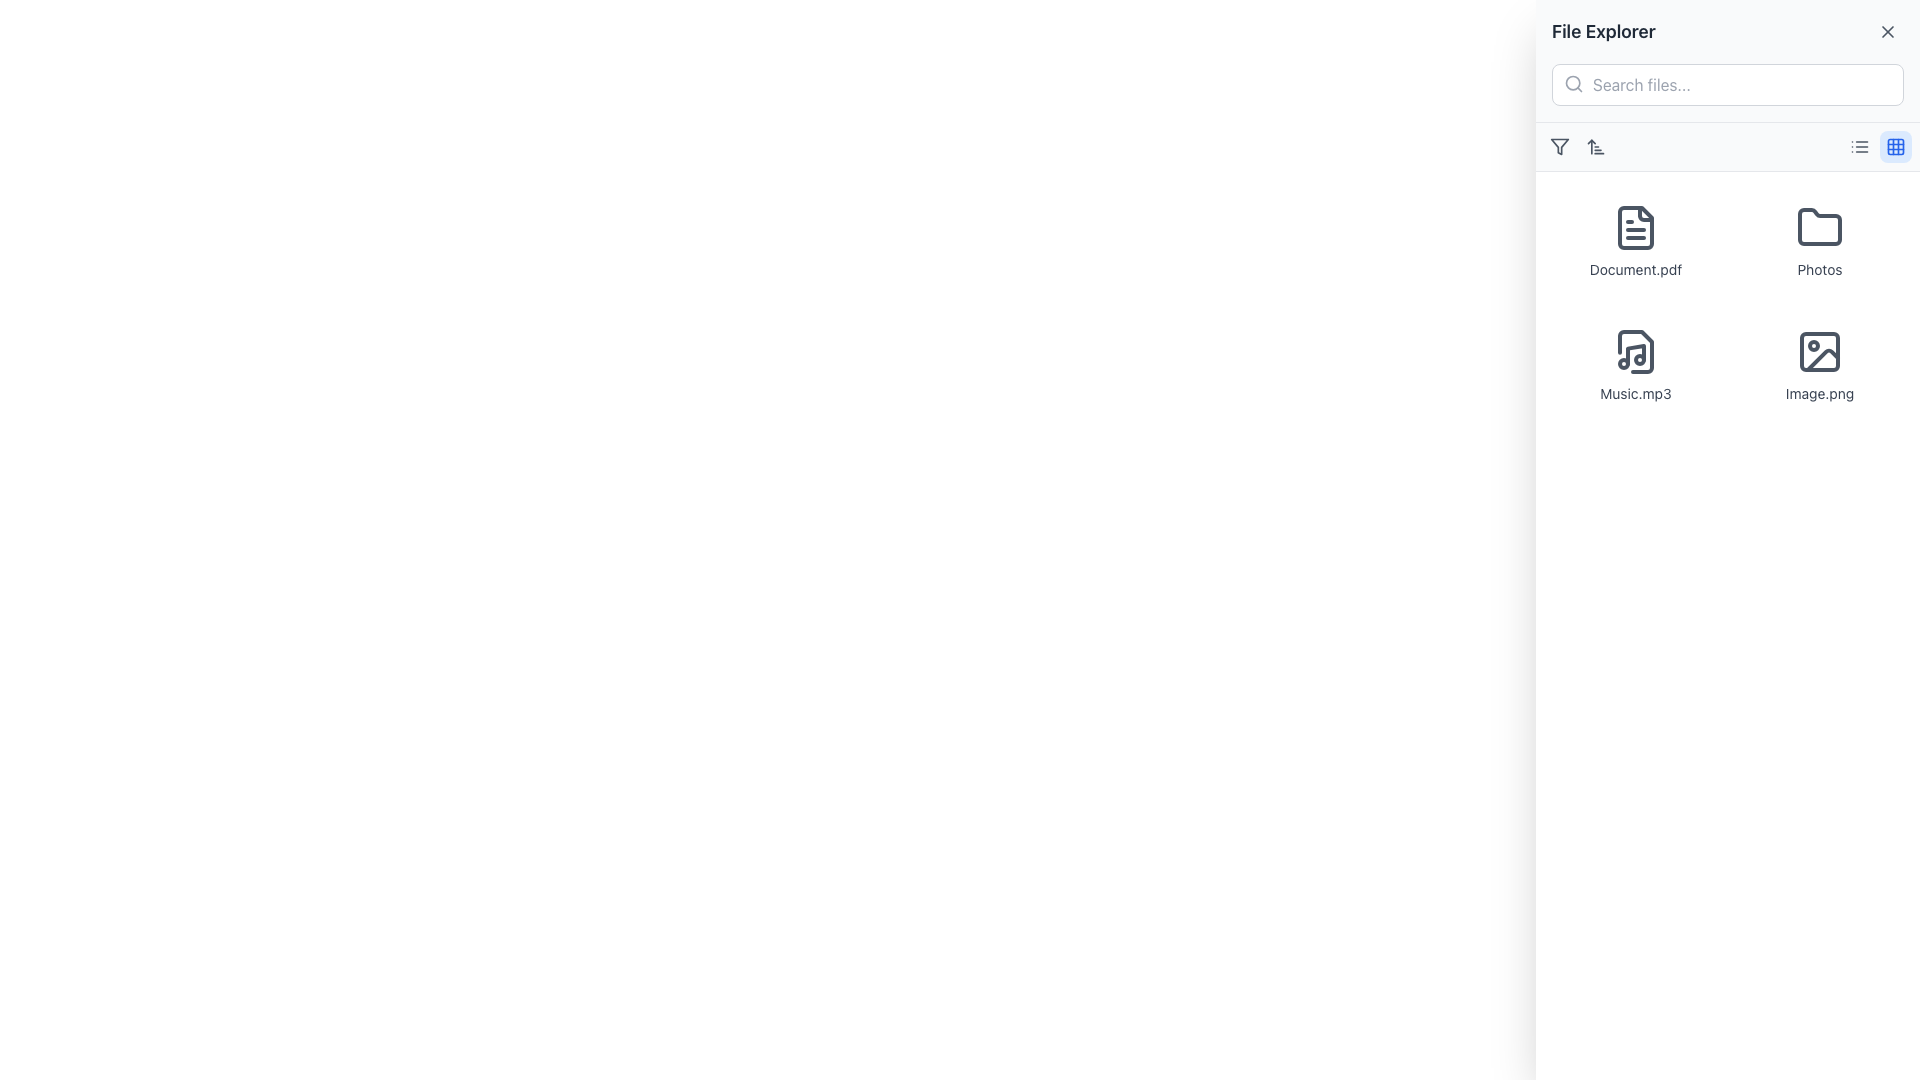 The image size is (1920, 1080). What do you see at coordinates (1573, 83) in the screenshot?
I see `the search icon represented as a magnifying glass, which is located on the left side of the text input field labeled 'Search files...' in the toolbar` at bounding box center [1573, 83].